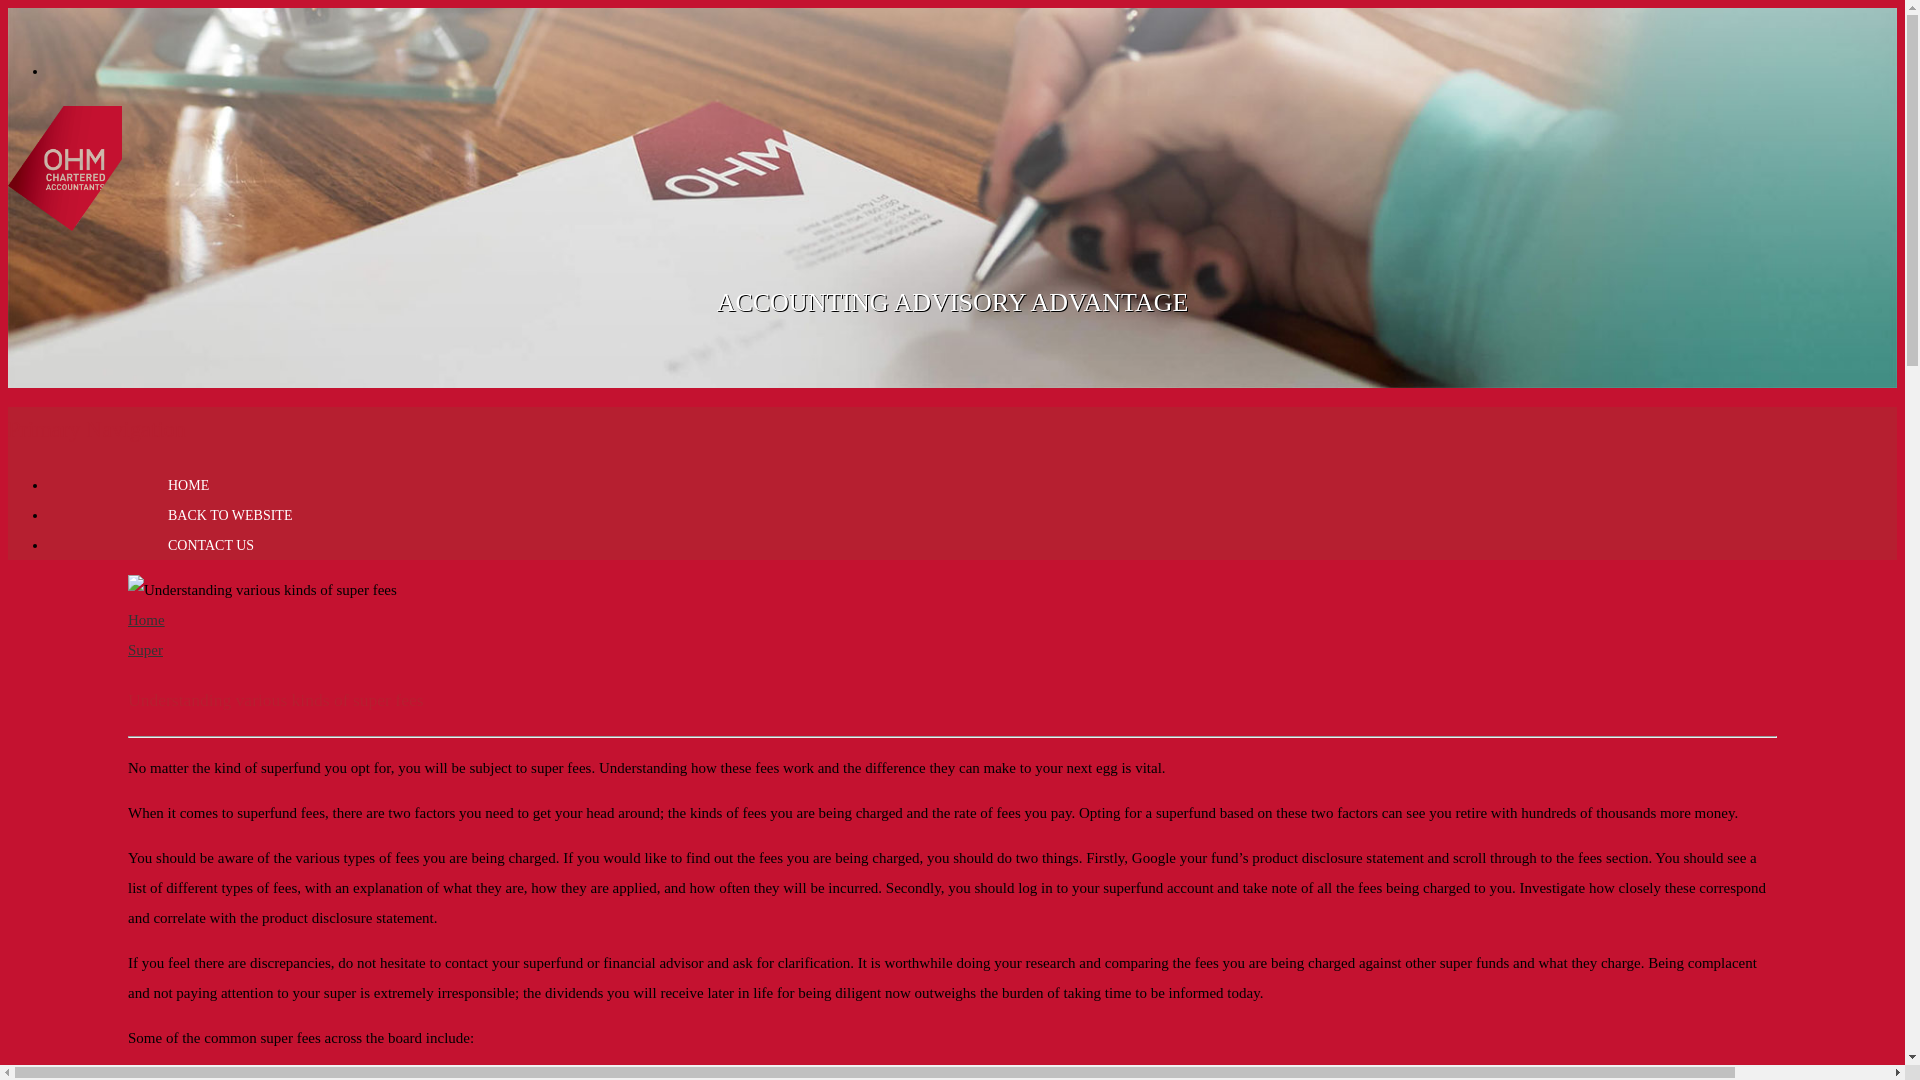 This screenshot has width=1920, height=1080. Describe the element at coordinates (65, 220) in the screenshot. I see `'Articles'` at that location.